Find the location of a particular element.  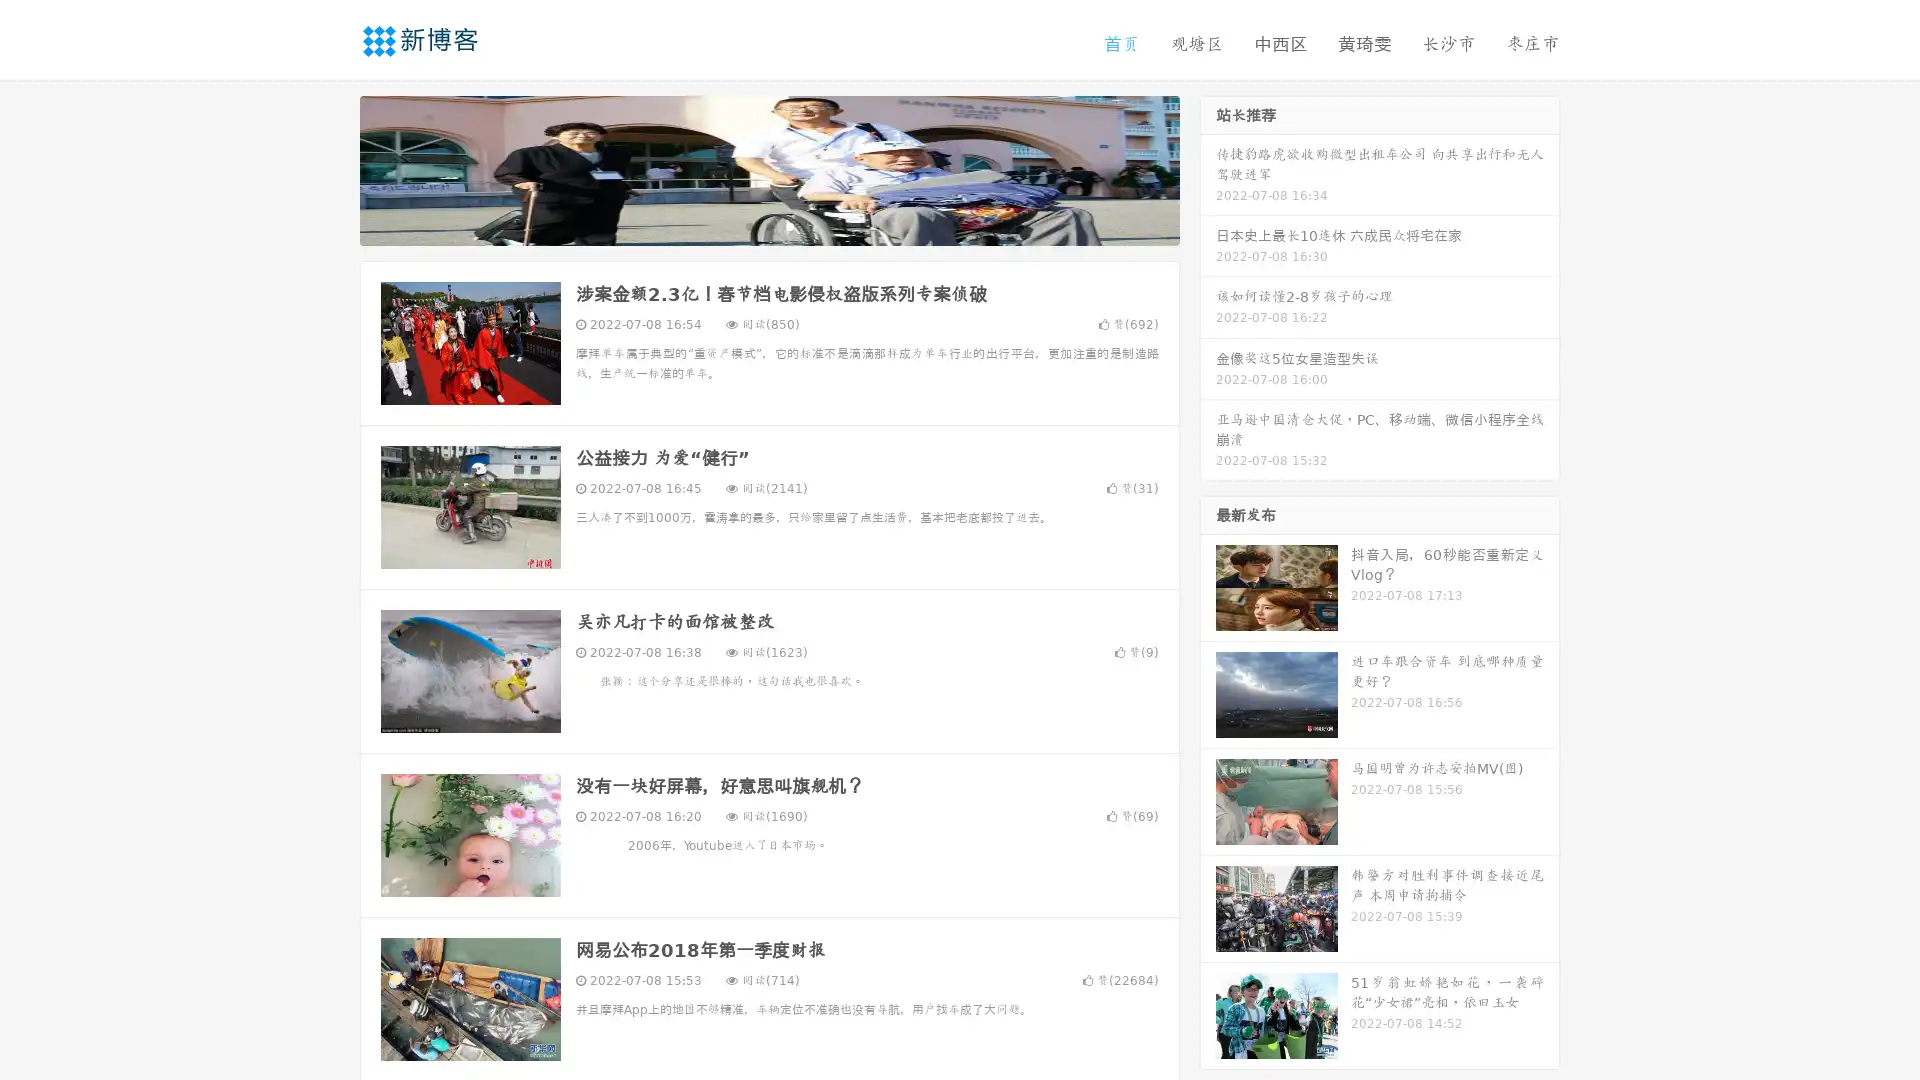

Go to slide 2 is located at coordinates (768, 225).